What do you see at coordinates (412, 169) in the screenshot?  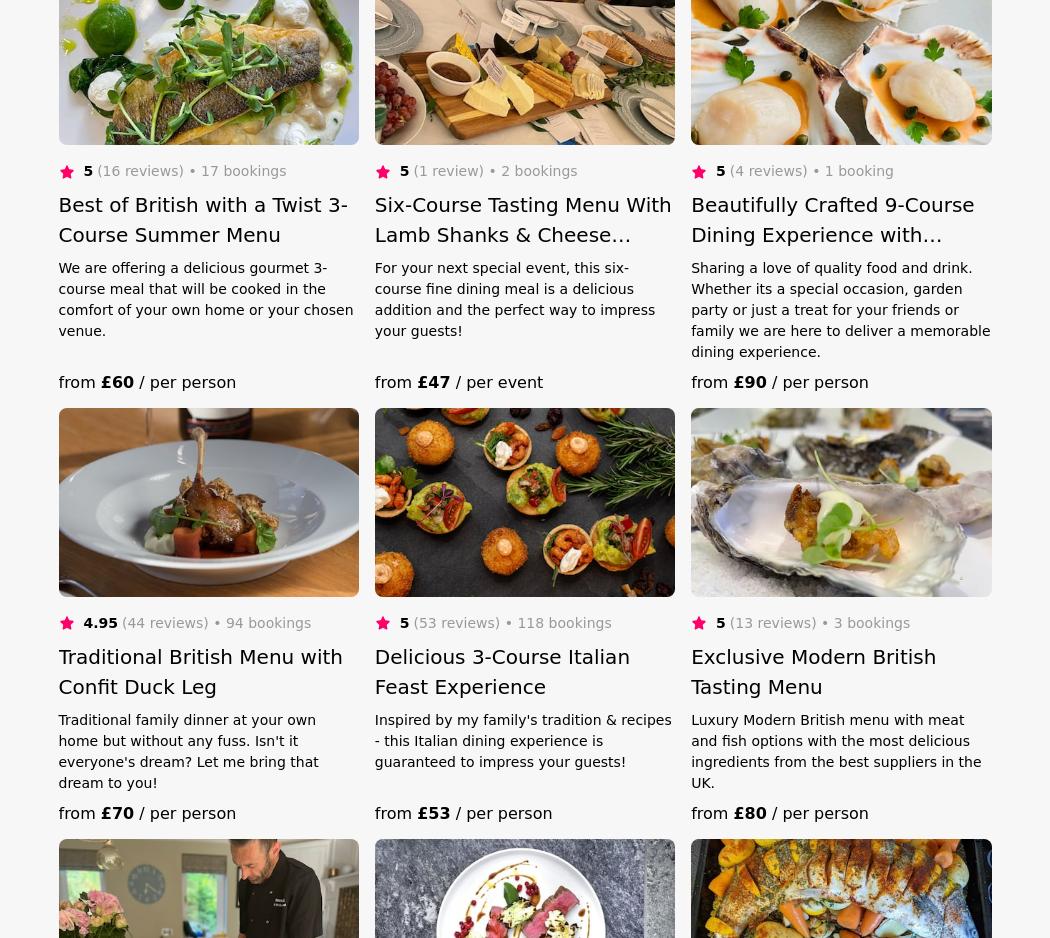 I see `'(1 review)'` at bounding box center [412, 169].